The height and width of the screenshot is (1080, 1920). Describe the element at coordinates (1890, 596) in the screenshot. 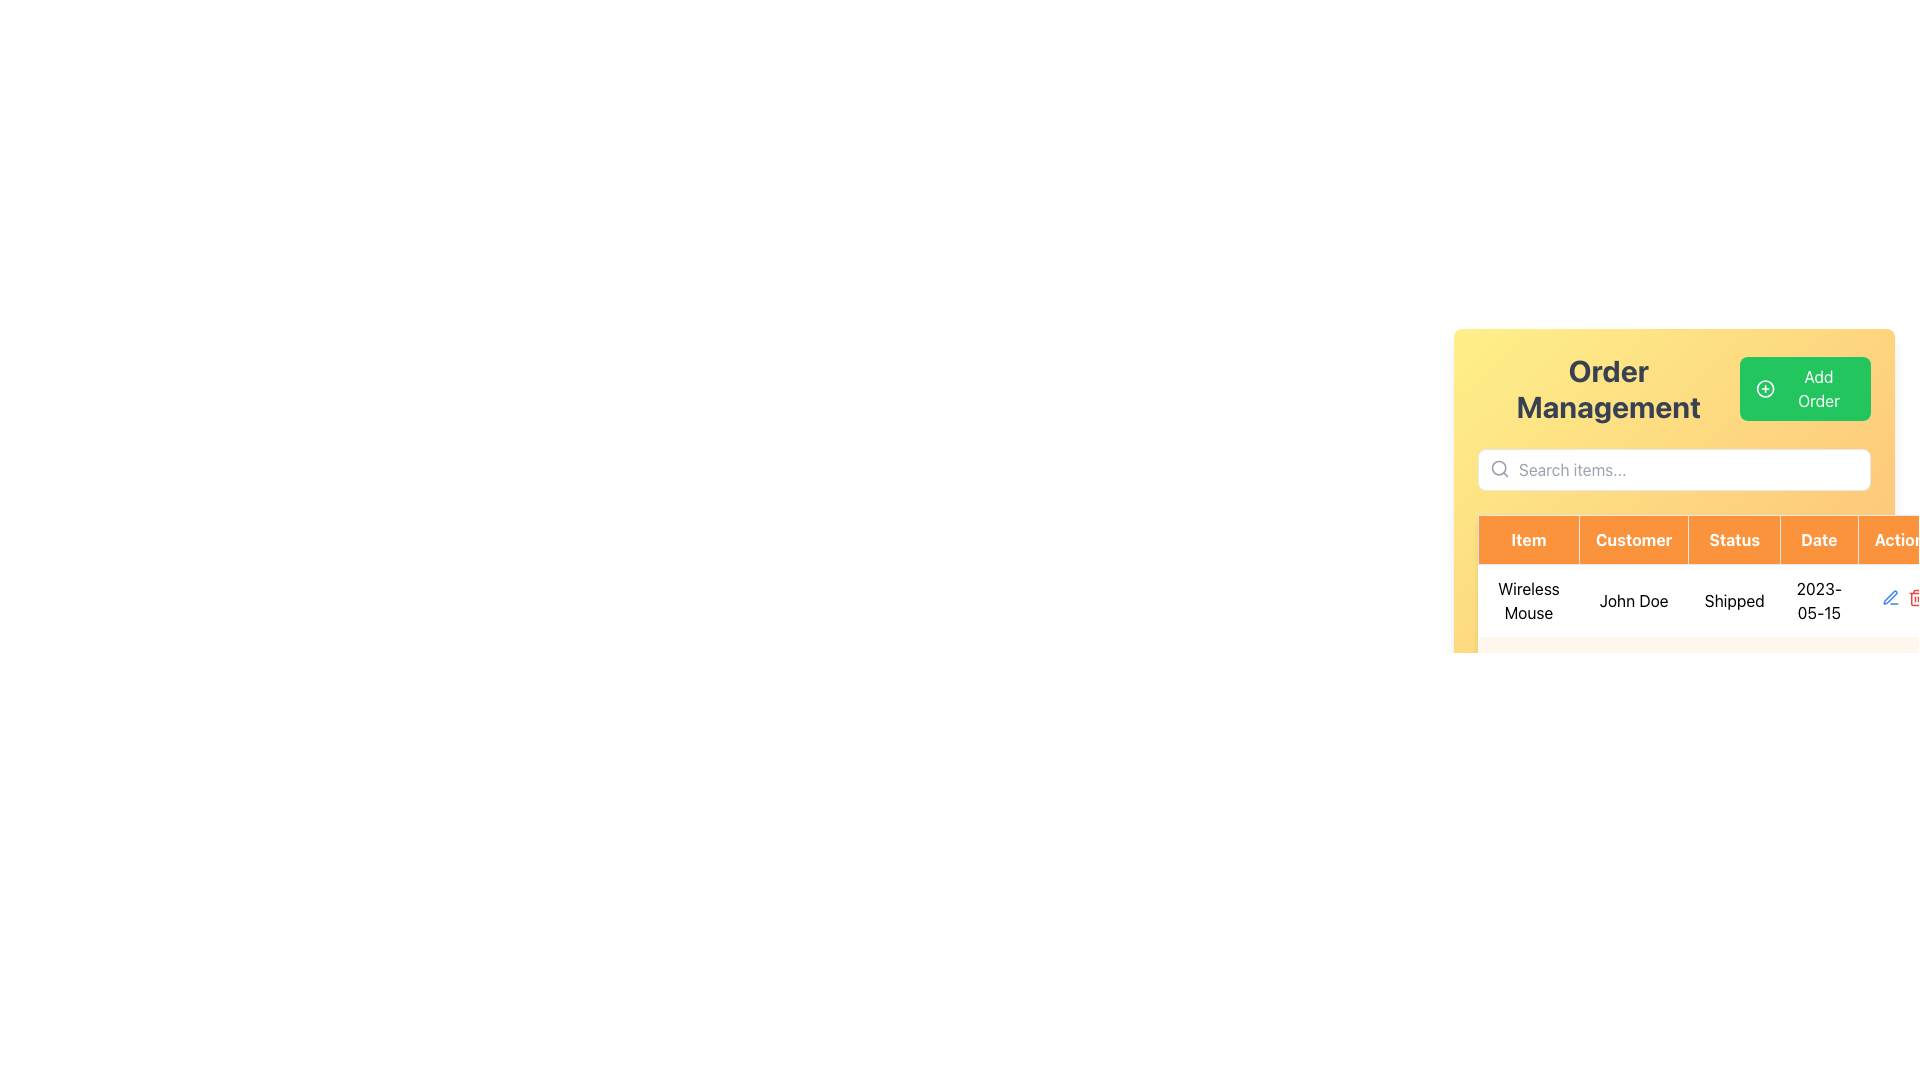

I see `the blue pen icon button located in the 'Actions' column of the first row of the data table` at that location.